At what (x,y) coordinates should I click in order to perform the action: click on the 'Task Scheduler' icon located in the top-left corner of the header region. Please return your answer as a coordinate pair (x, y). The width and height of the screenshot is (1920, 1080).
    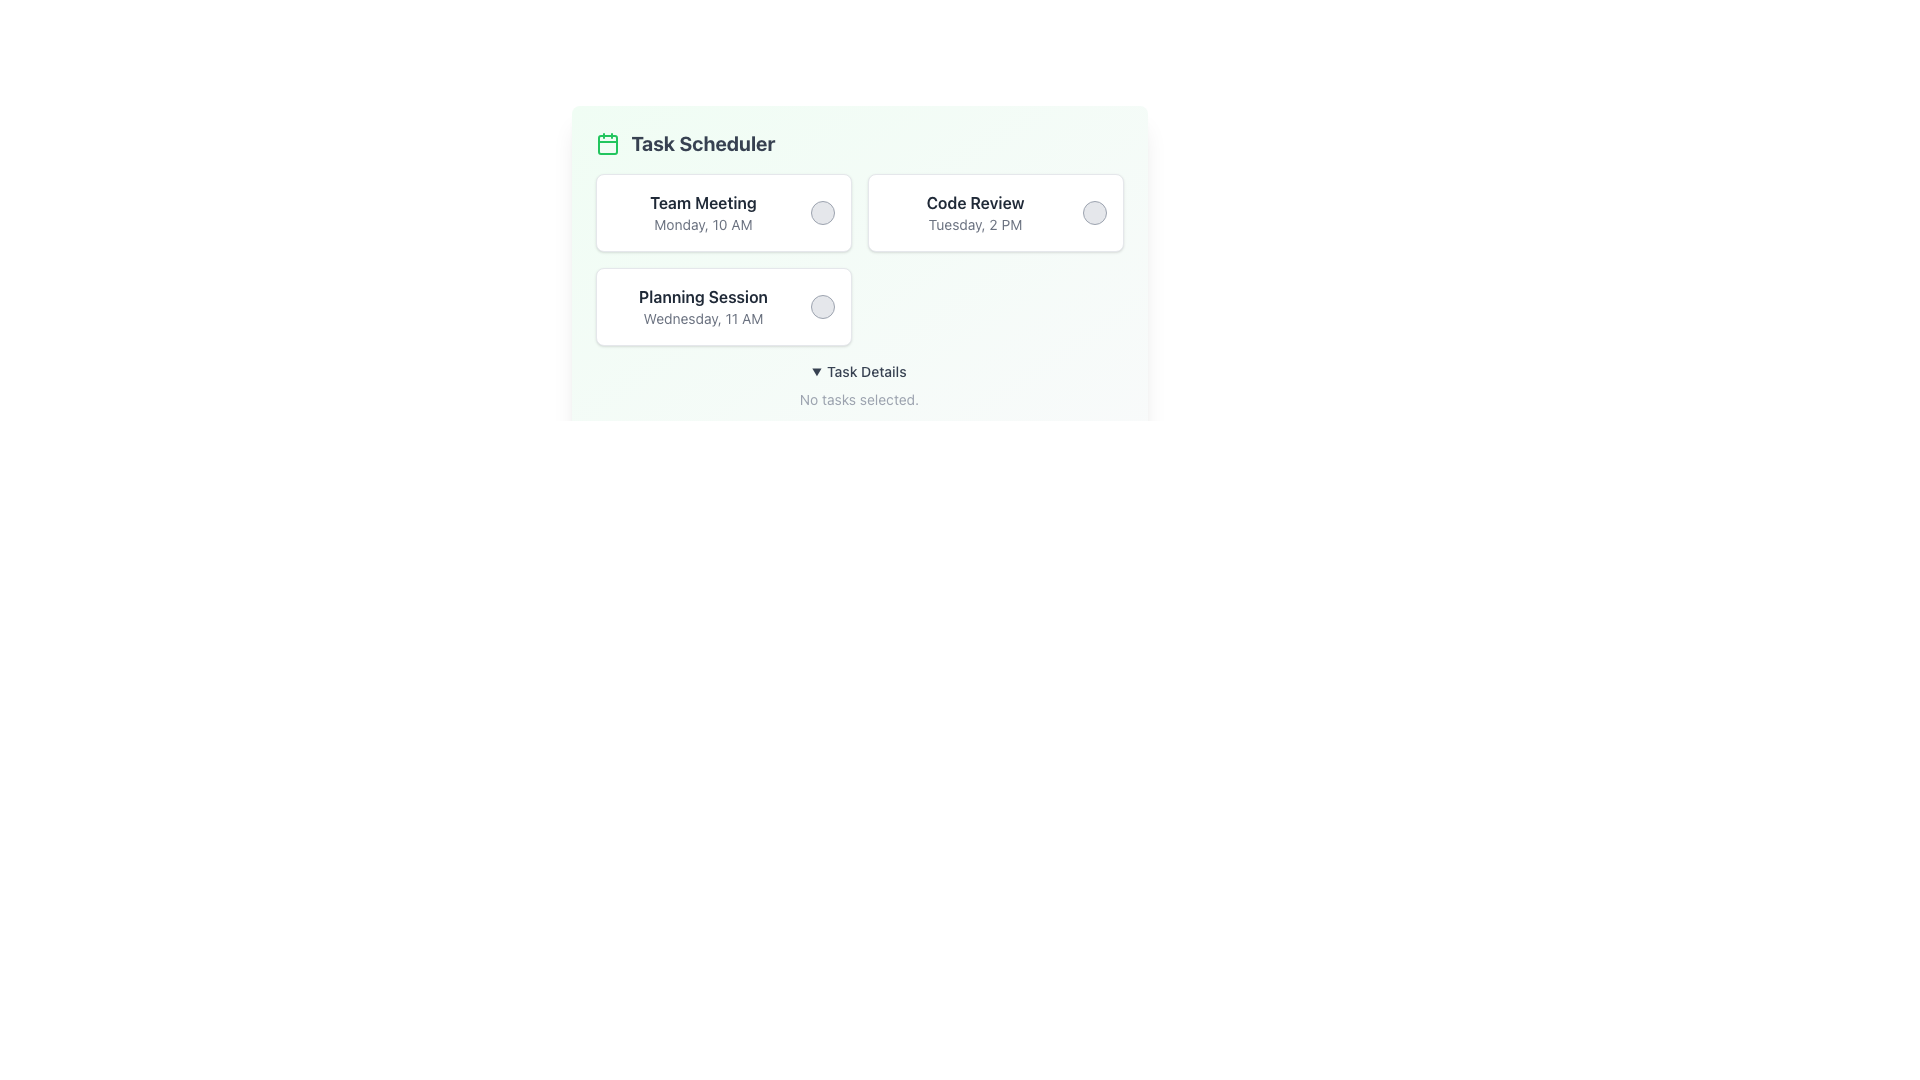
    Looking at the image, I should click on (606, 142).